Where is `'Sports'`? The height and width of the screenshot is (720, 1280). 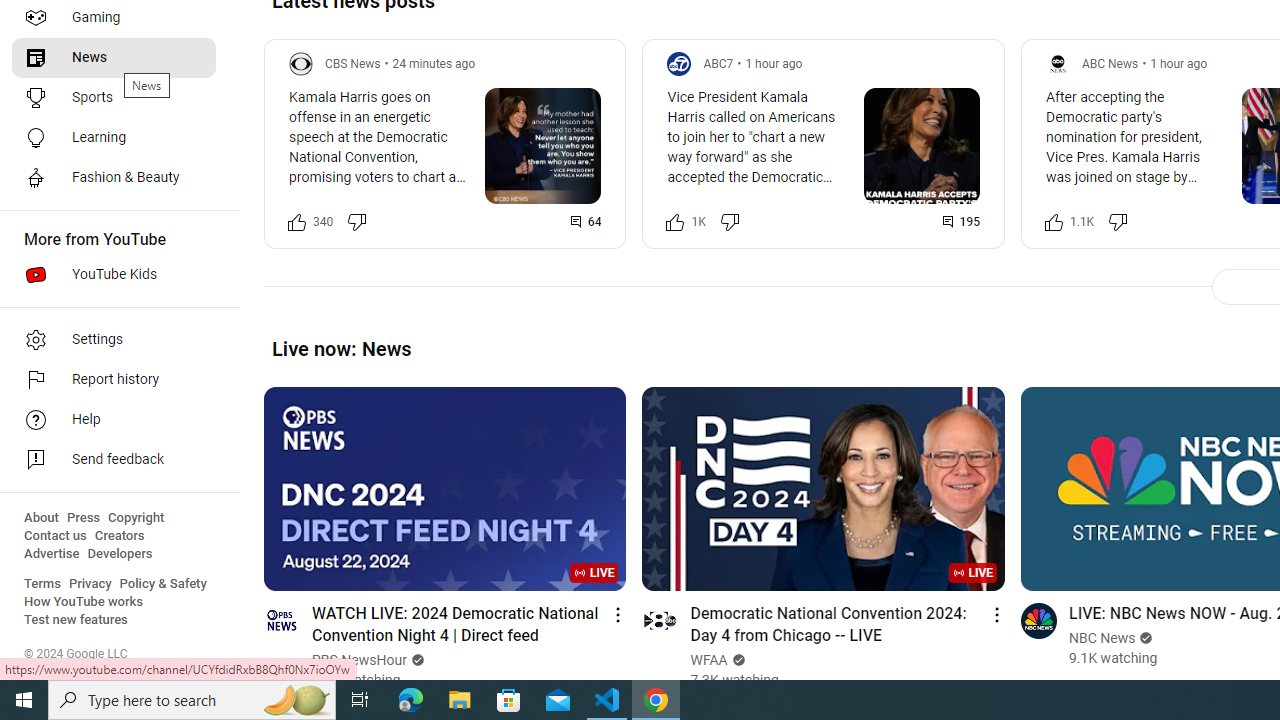 'Sports' is located at coordinates (112, 97).